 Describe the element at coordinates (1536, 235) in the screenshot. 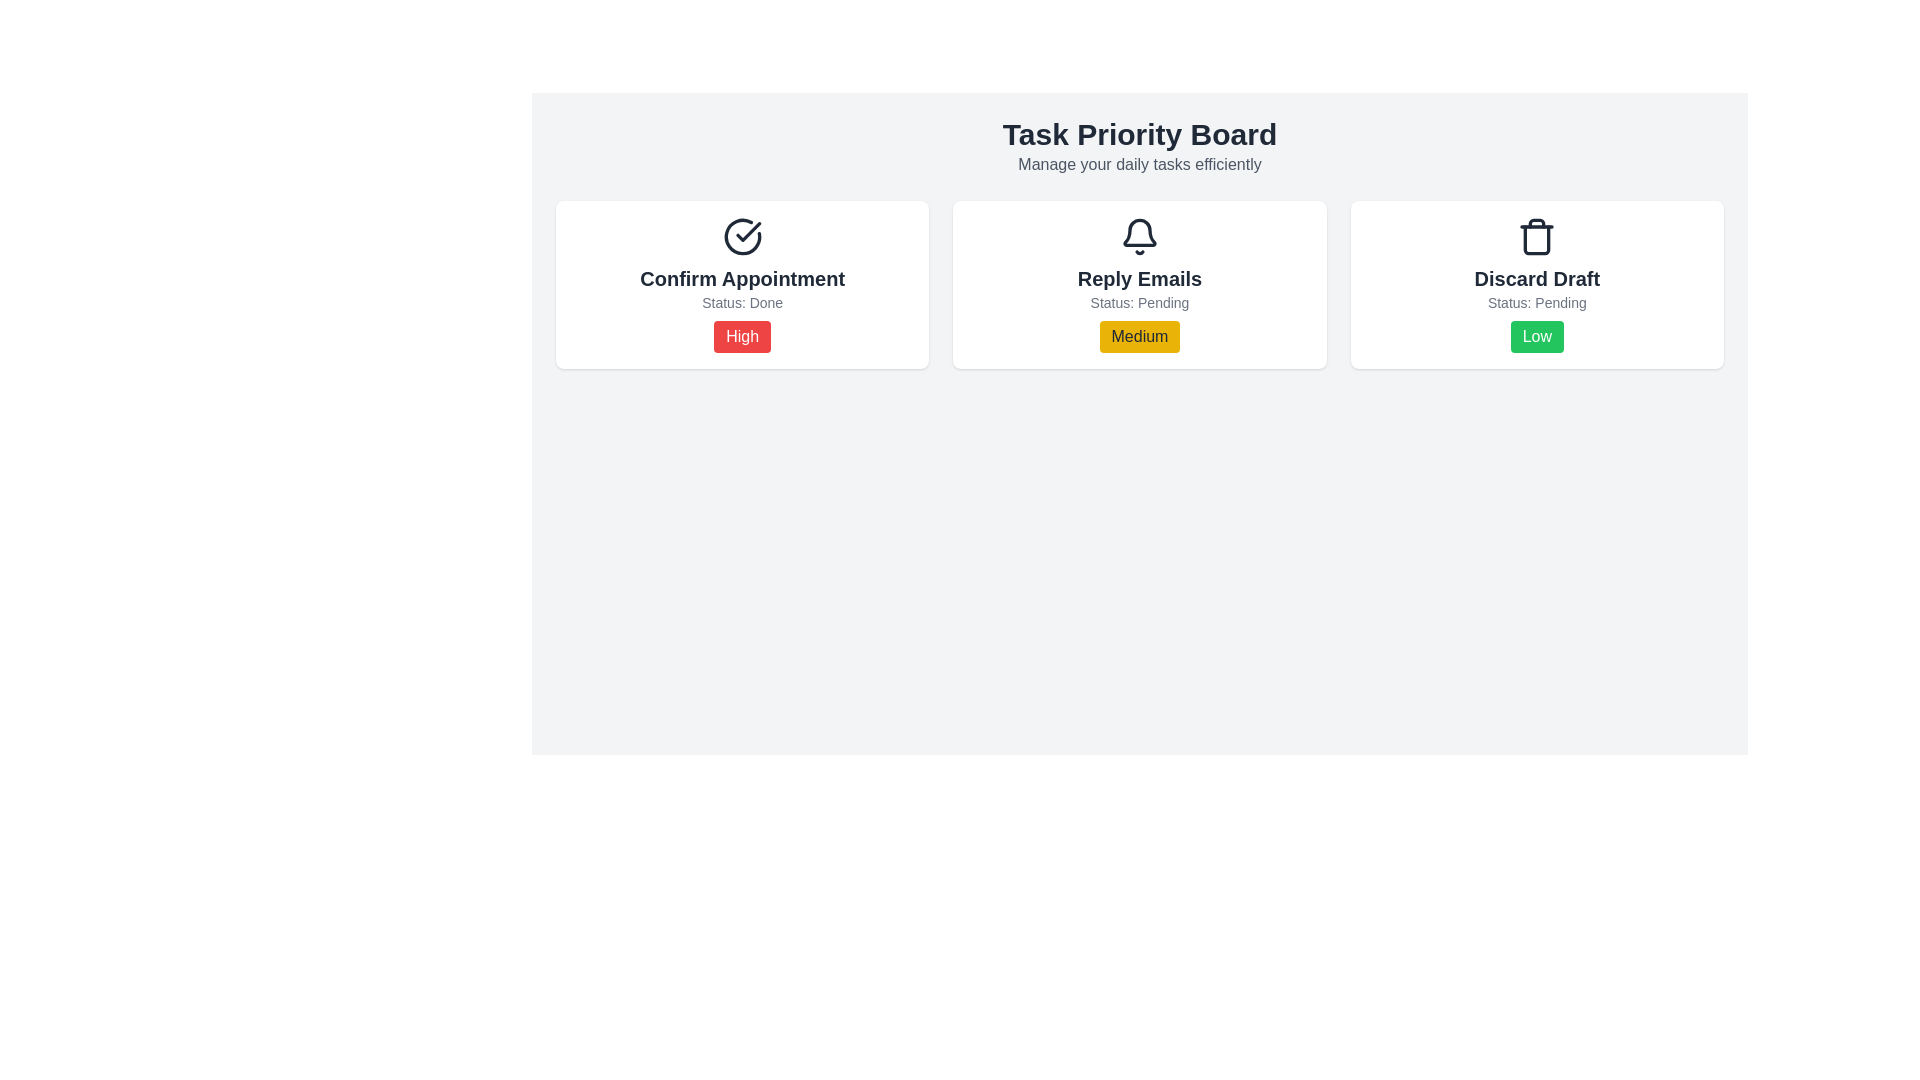

I see `the Trash Bin icon located in the 'Discard Draft' card within the 'Task Priority Board' interface` at that location.